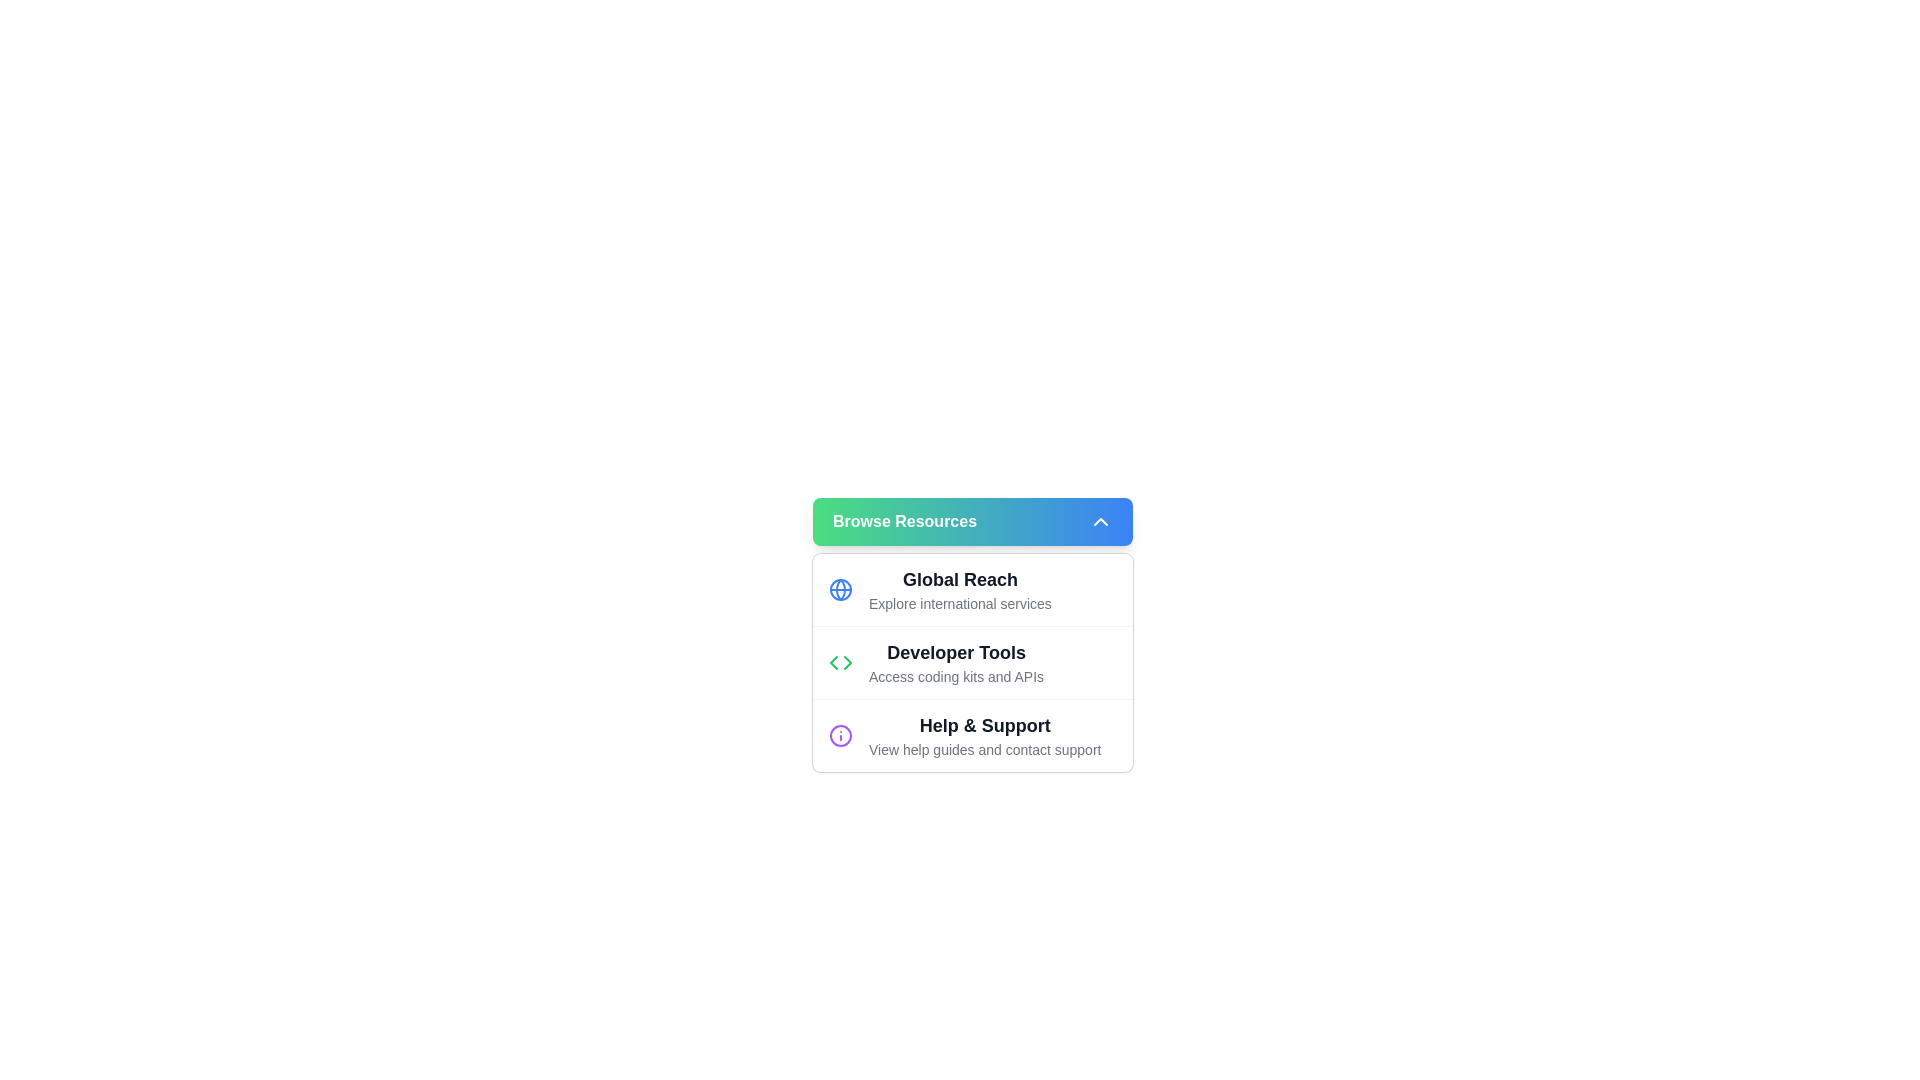 The image size is (1920, 1080). Describe the element at coordinates (1099, 520) in the screenshot. I see `the upward-pointing chevron icon with no fill and a stroke of 'currentColor' located on the rightmost side of the 'Browse Resources' button` at that location.